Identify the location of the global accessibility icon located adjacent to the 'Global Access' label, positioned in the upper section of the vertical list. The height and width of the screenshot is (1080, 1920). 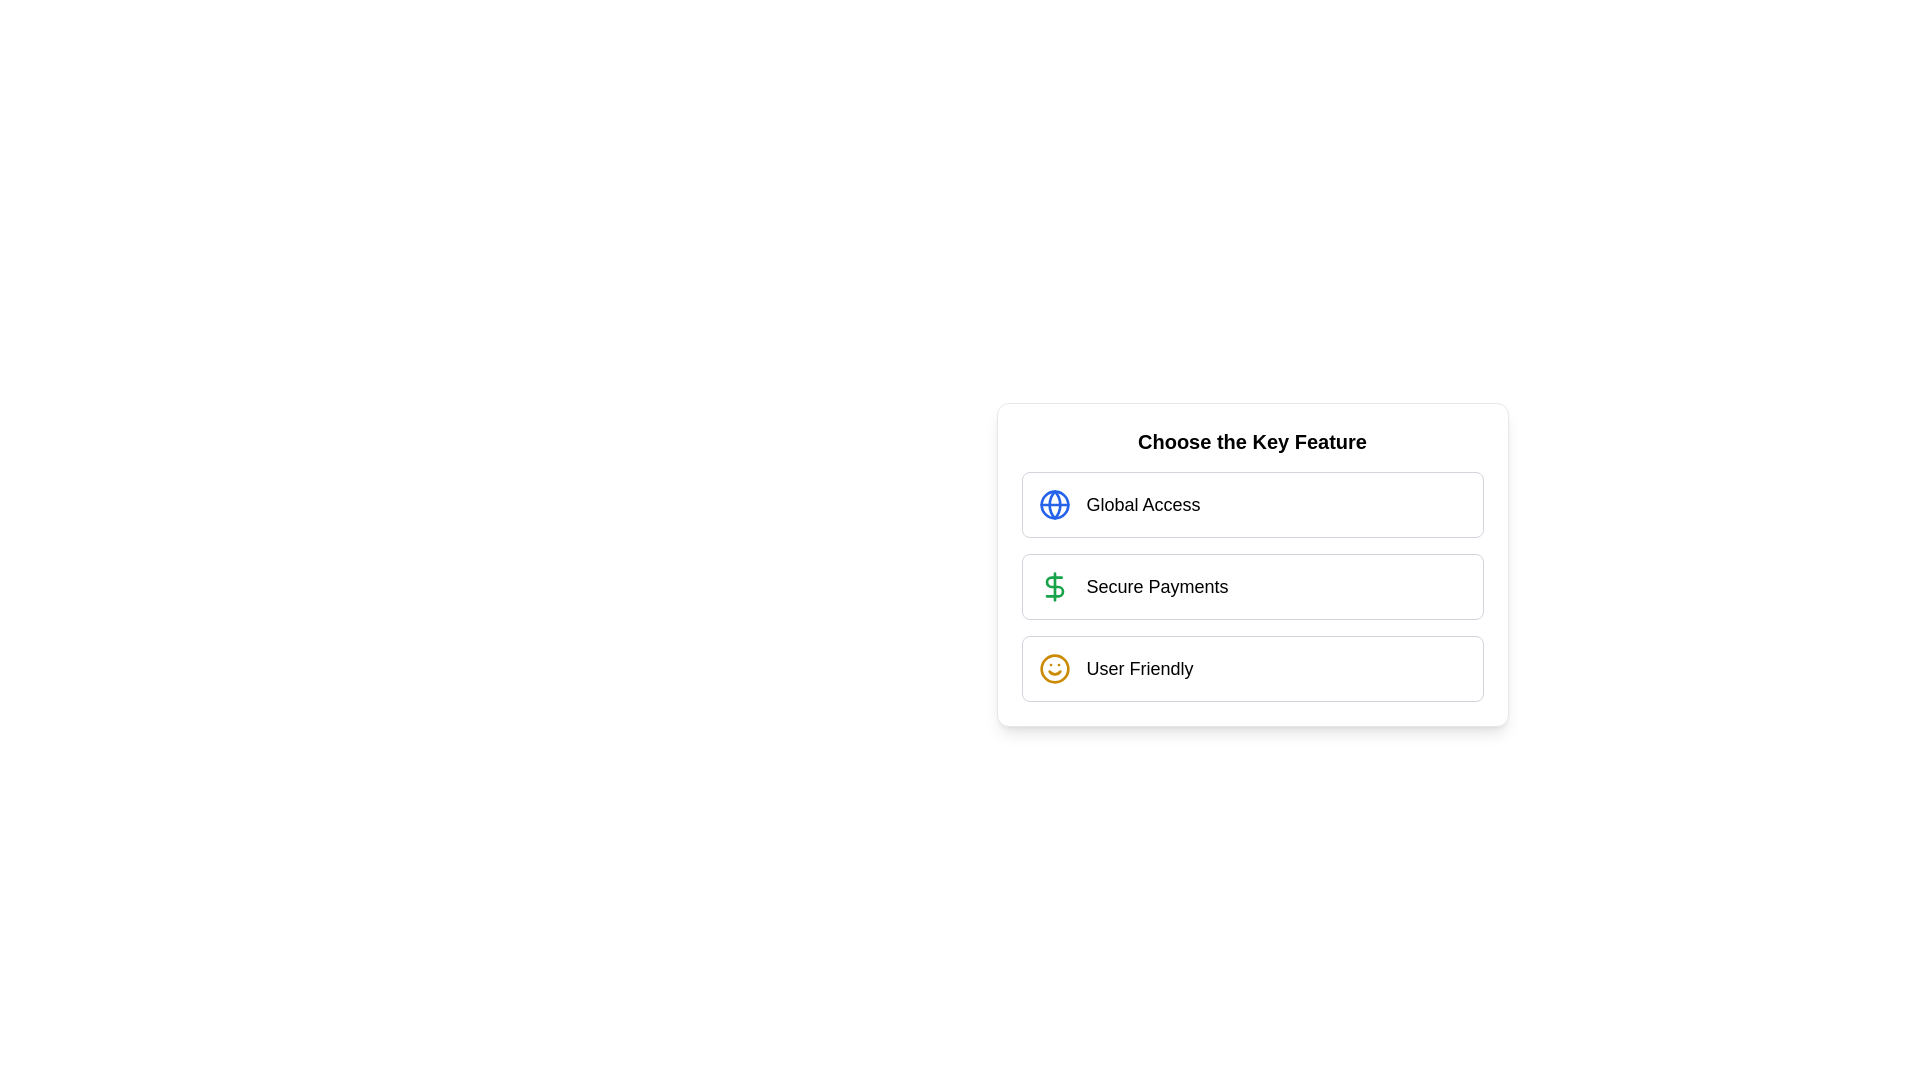
(1053, 504).